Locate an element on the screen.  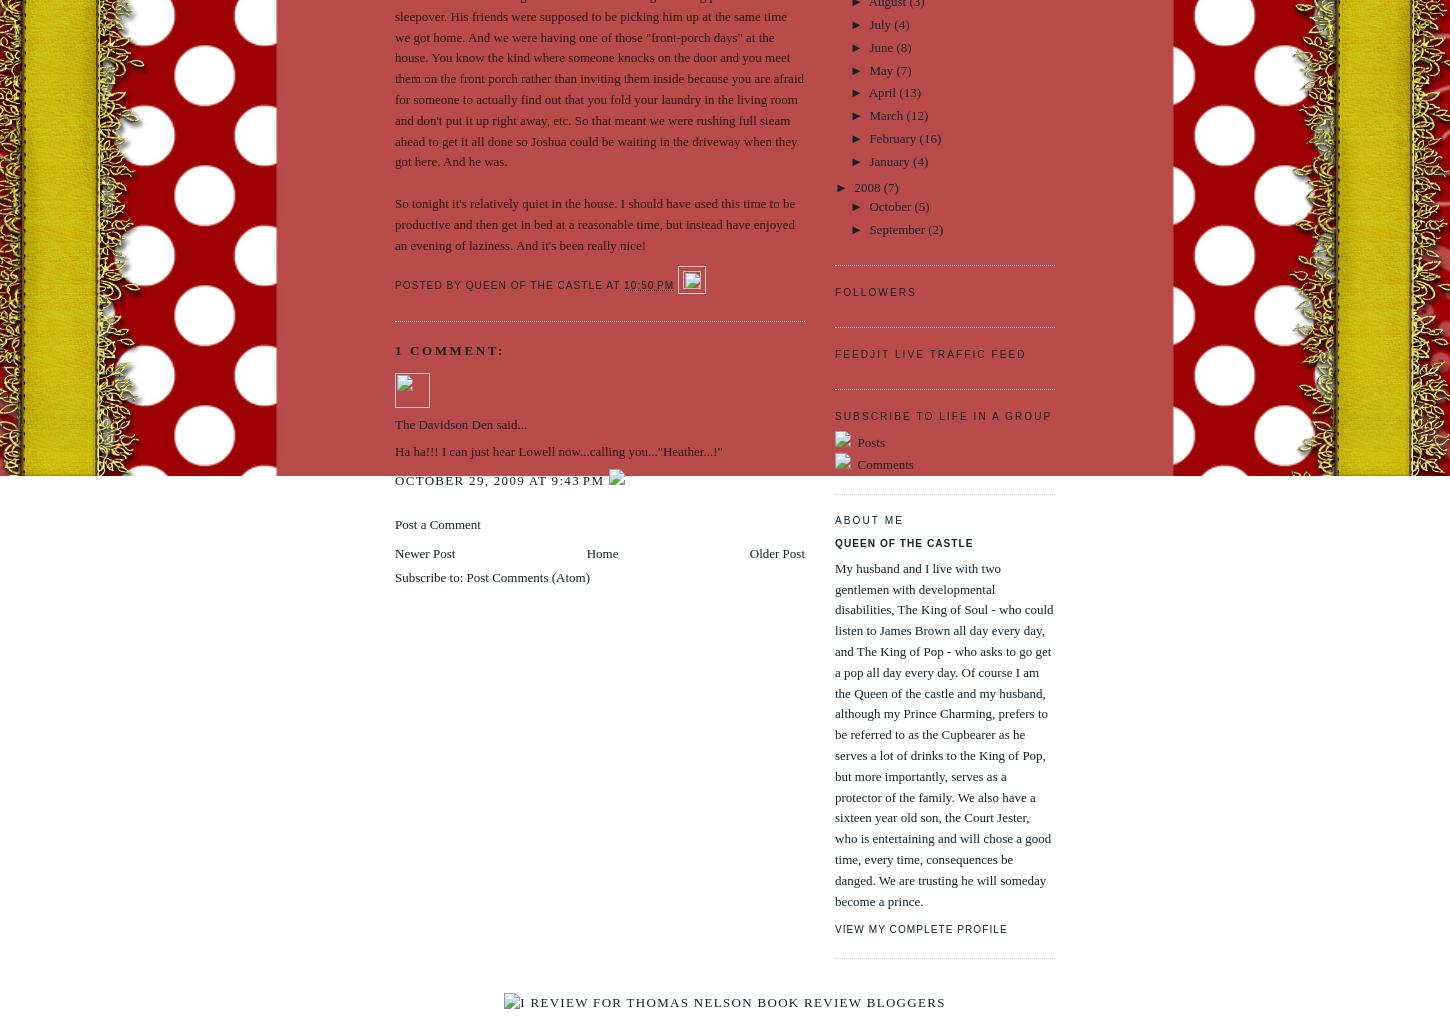
'October' is located at coordinates (890, 206).